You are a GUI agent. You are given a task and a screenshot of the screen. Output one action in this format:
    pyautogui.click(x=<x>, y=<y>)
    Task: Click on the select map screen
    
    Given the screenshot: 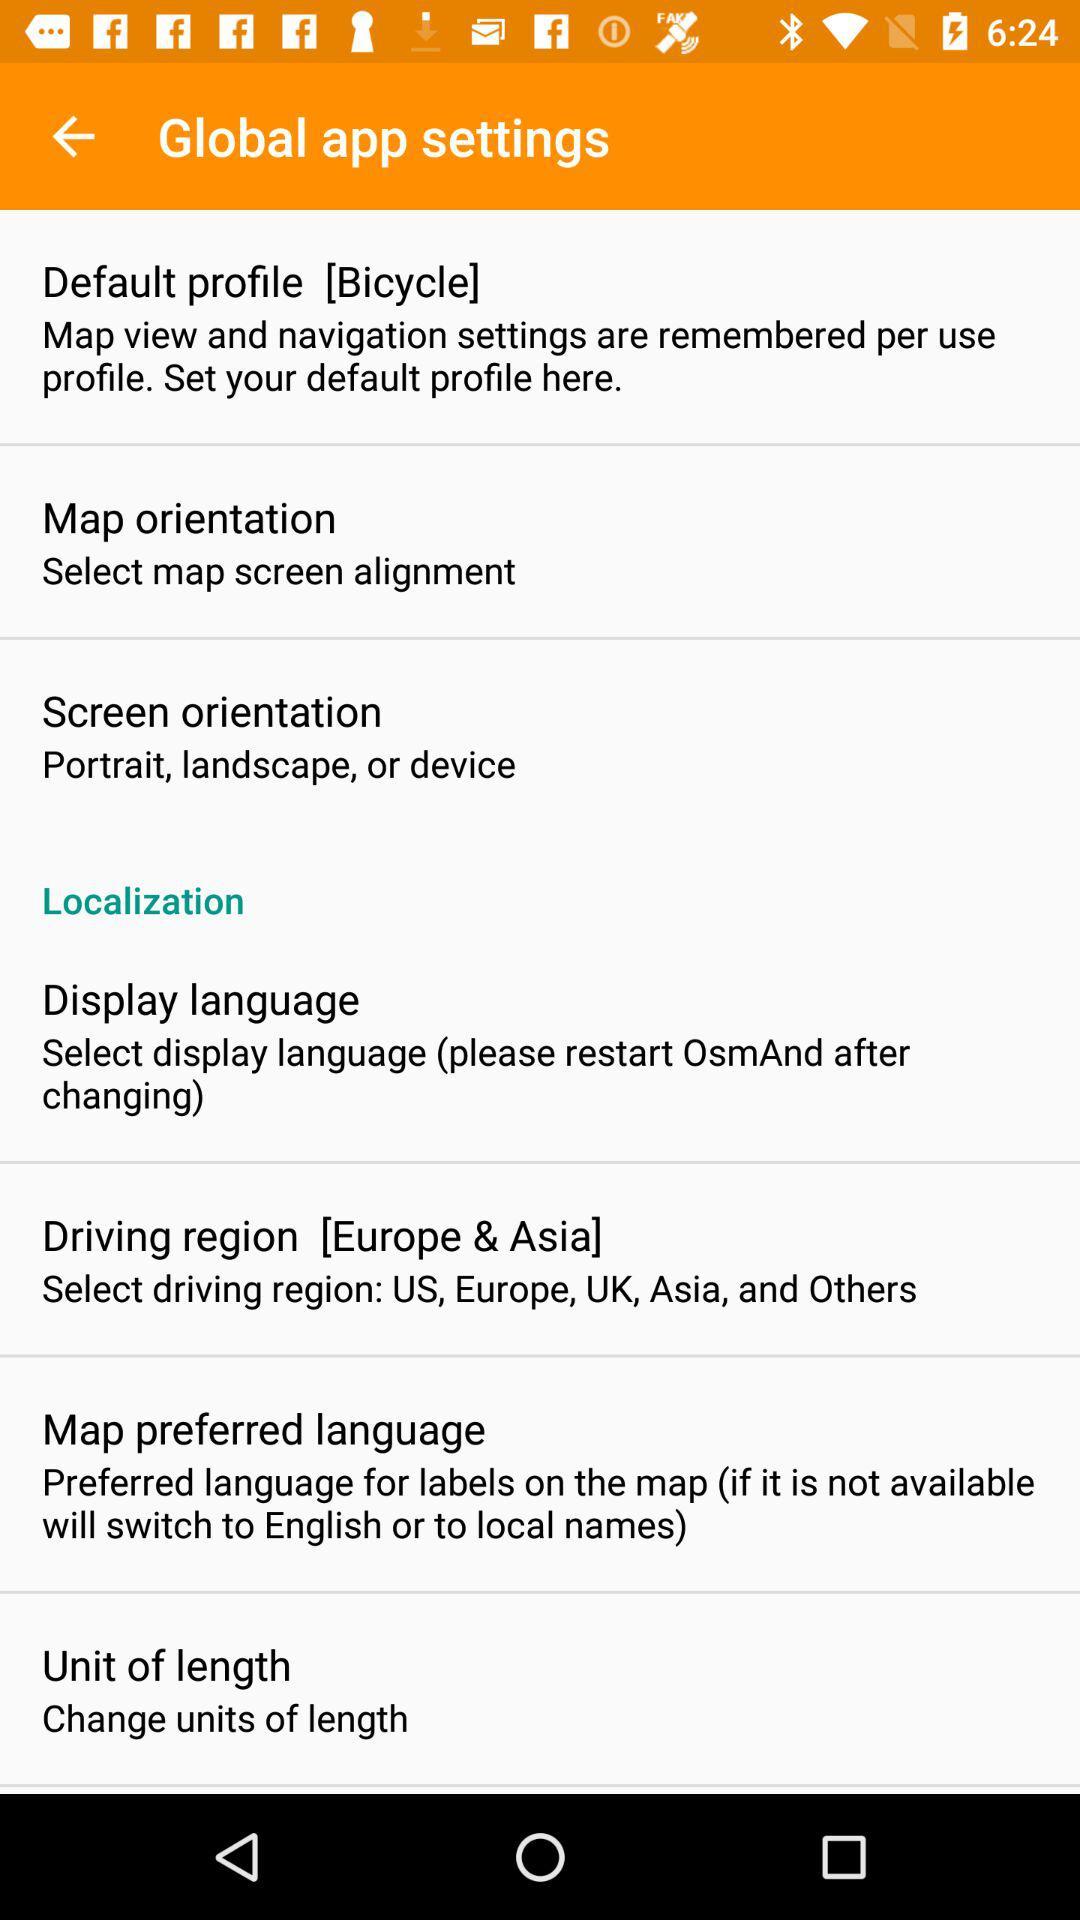 What is the action you would take?
    pyautogui.click(x=278, y=569)
    